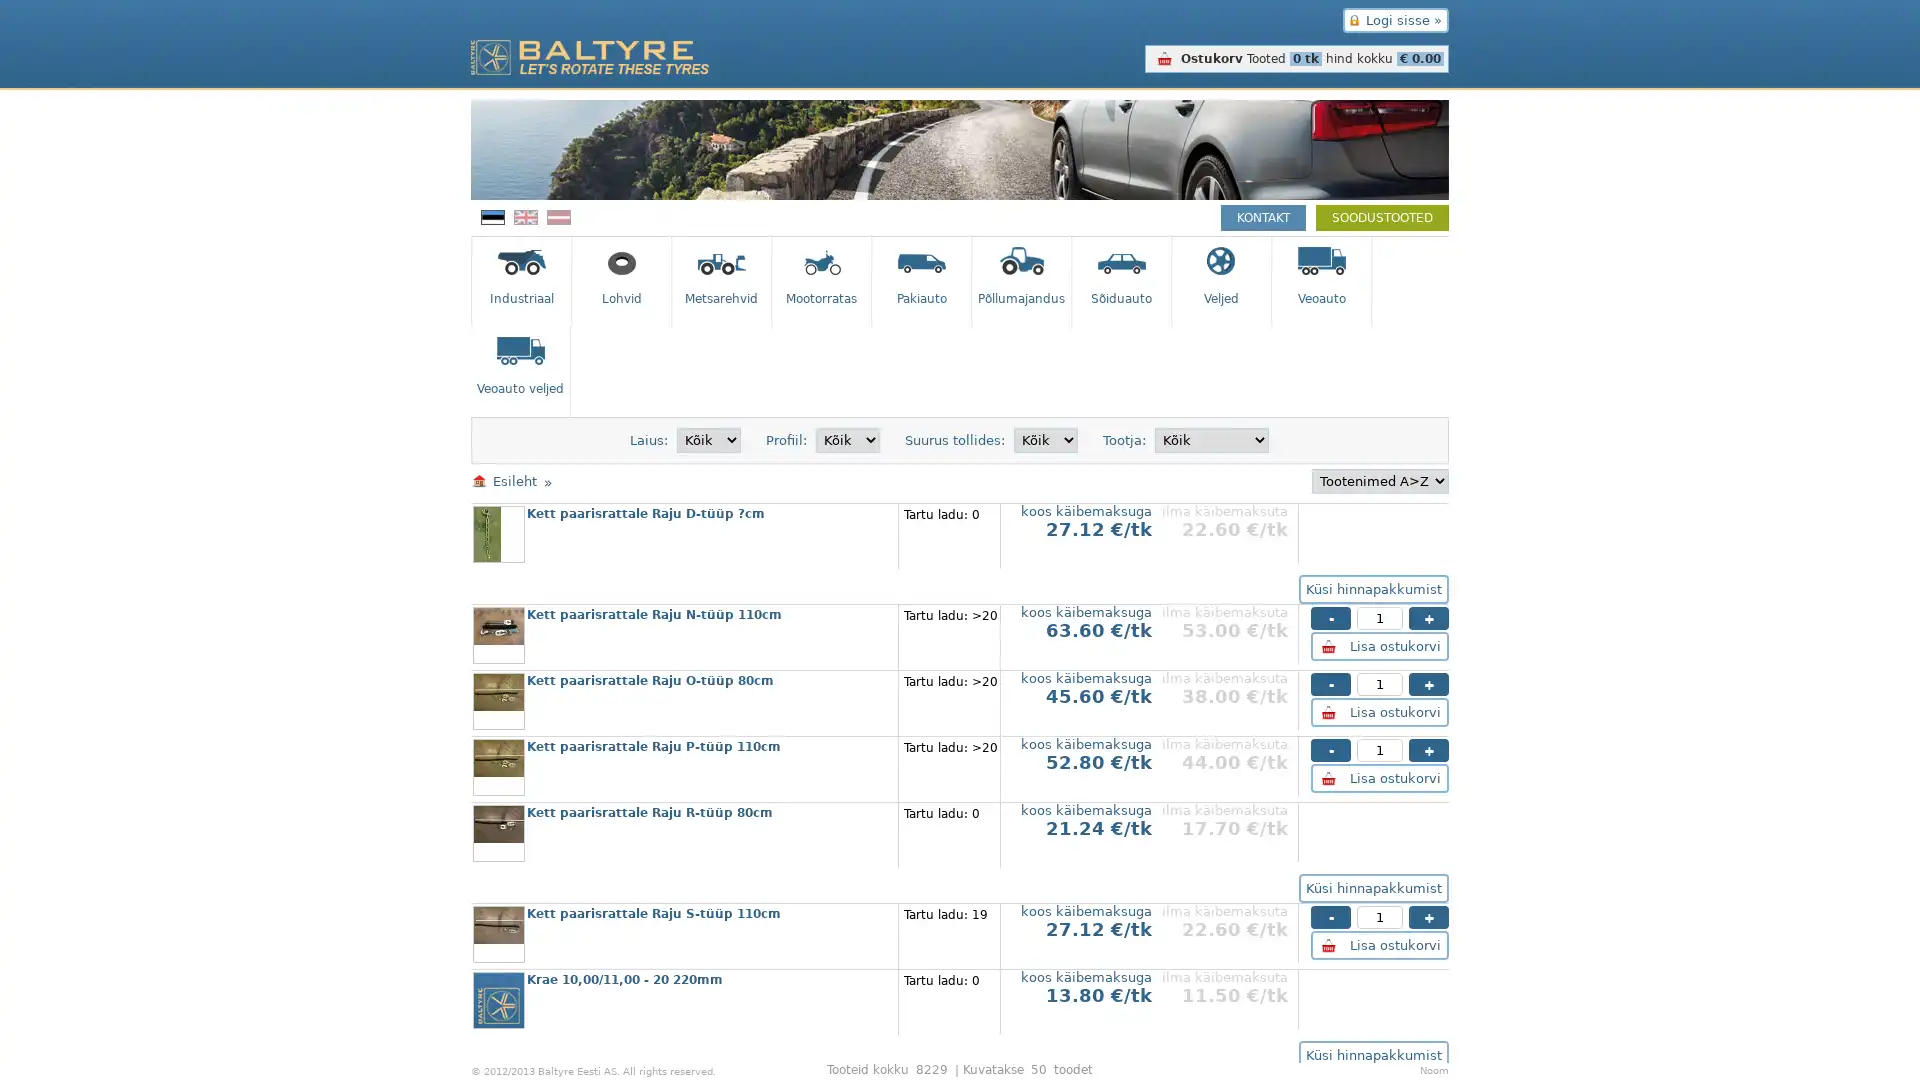 The image size is (1920, 1080). I want to click on +, so click(1428, 917).